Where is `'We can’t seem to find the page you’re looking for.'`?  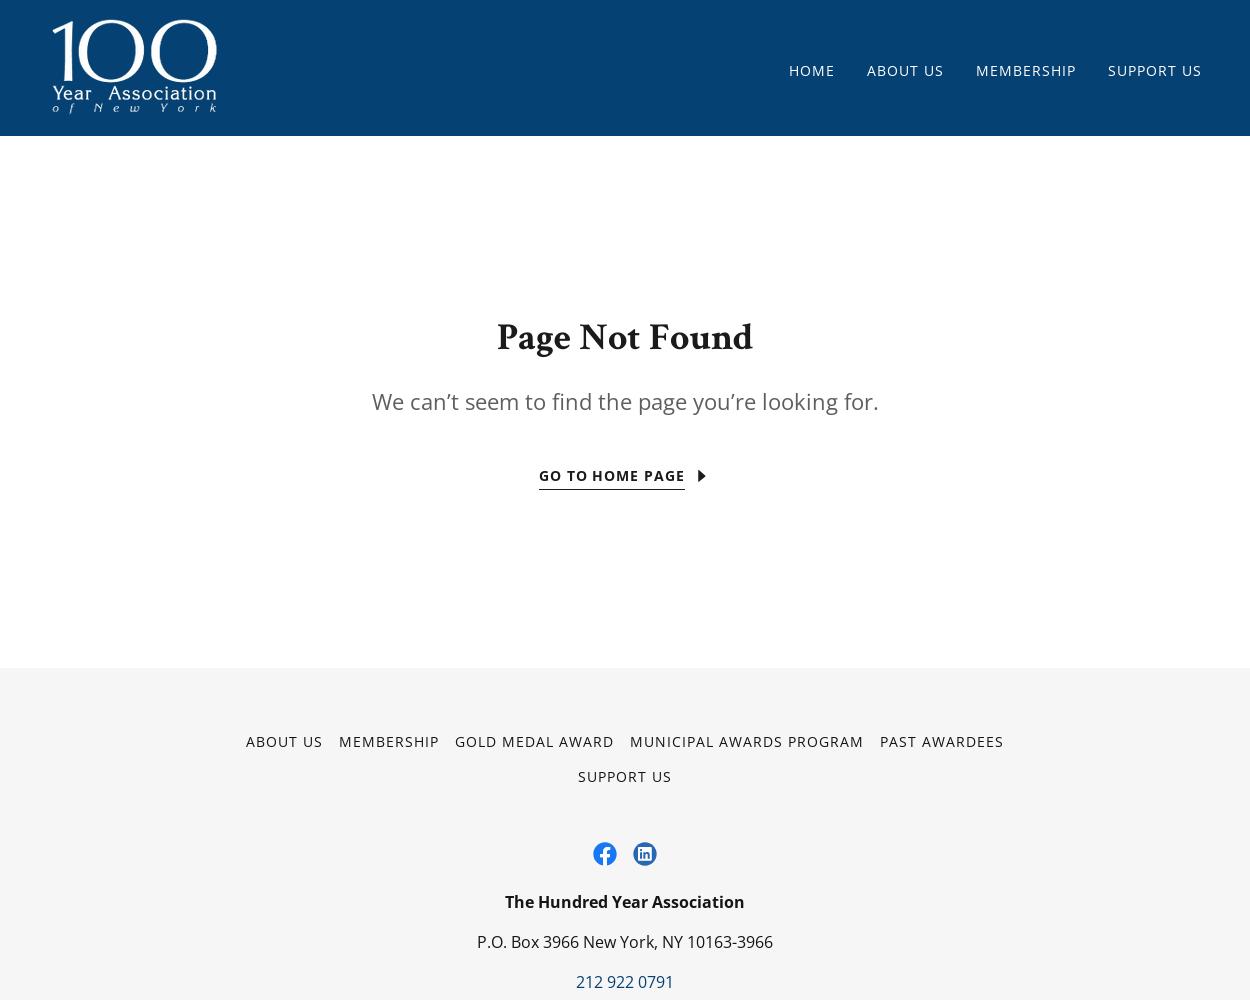 'We can’t seem to find the page you’re looking for.' is located at coordinates (370, 401).